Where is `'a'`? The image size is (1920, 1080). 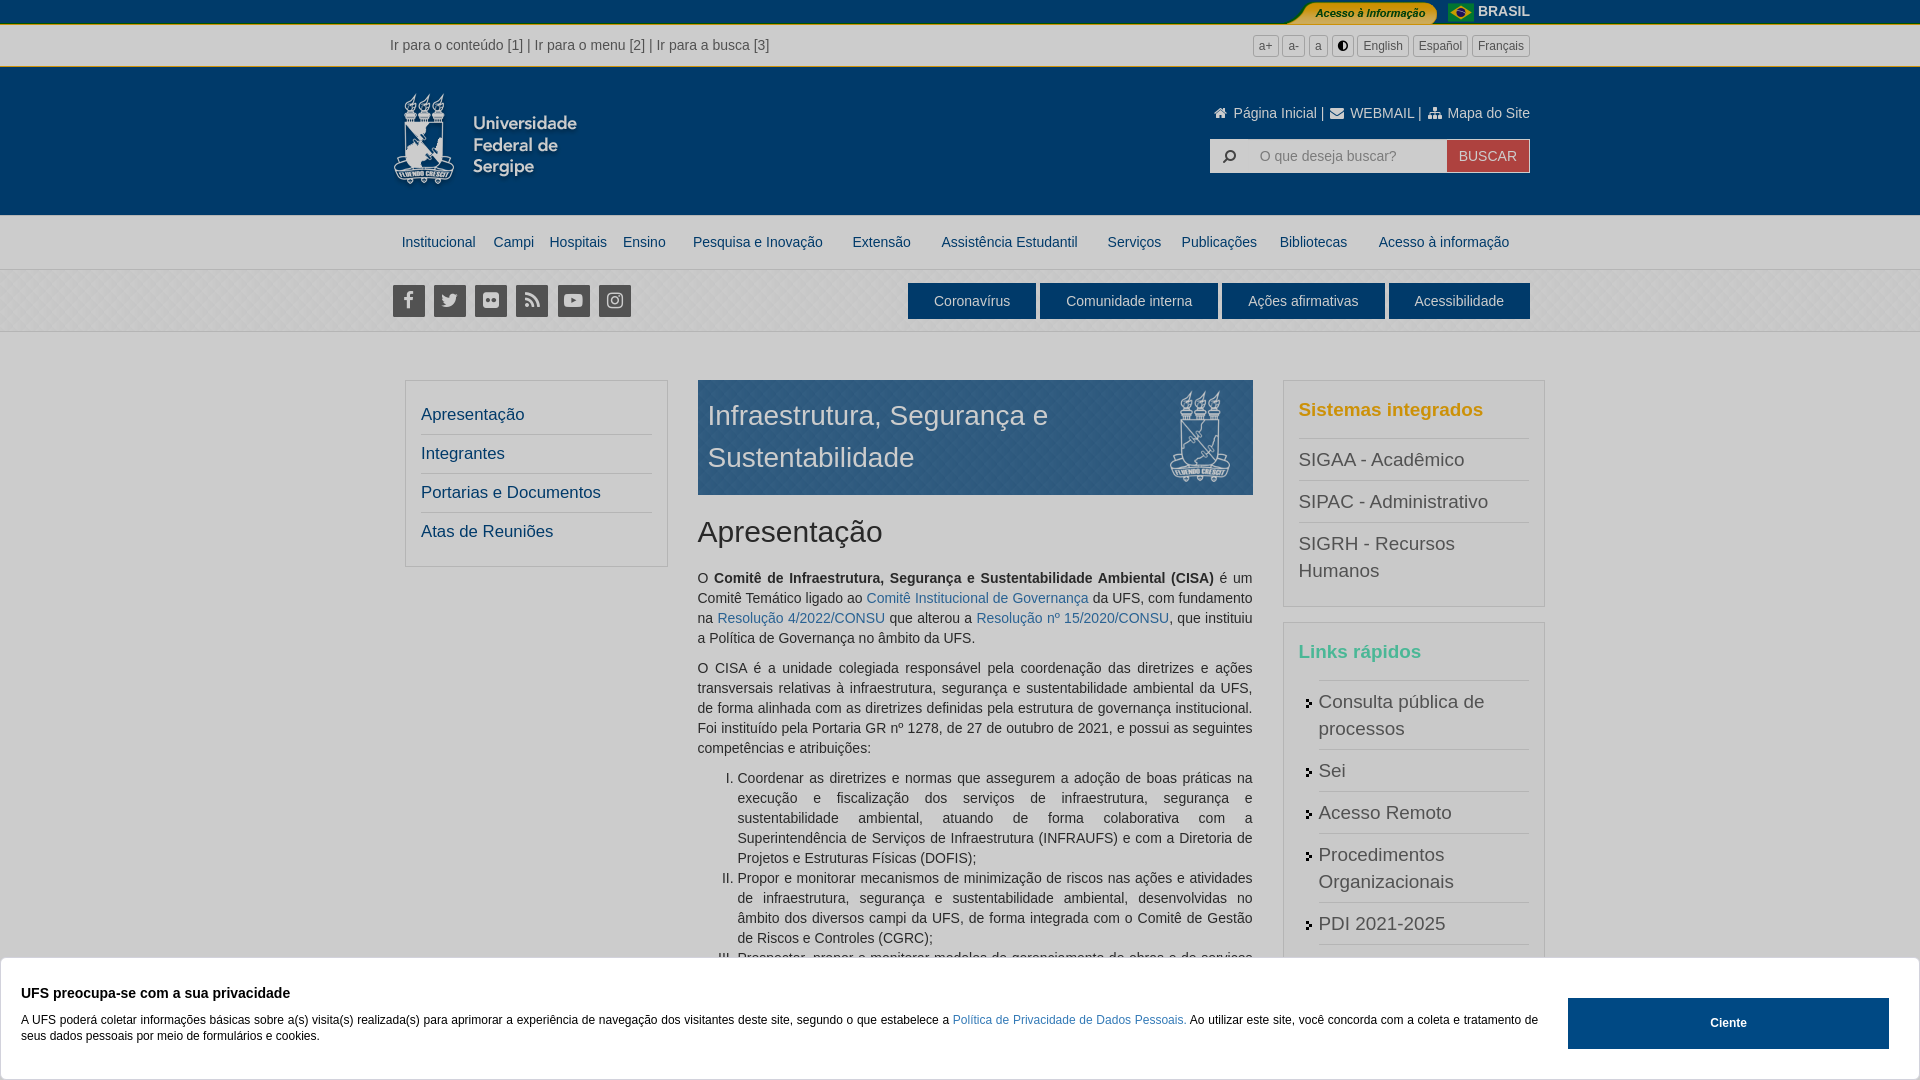
'a' is located at coordinates (1318, 45).